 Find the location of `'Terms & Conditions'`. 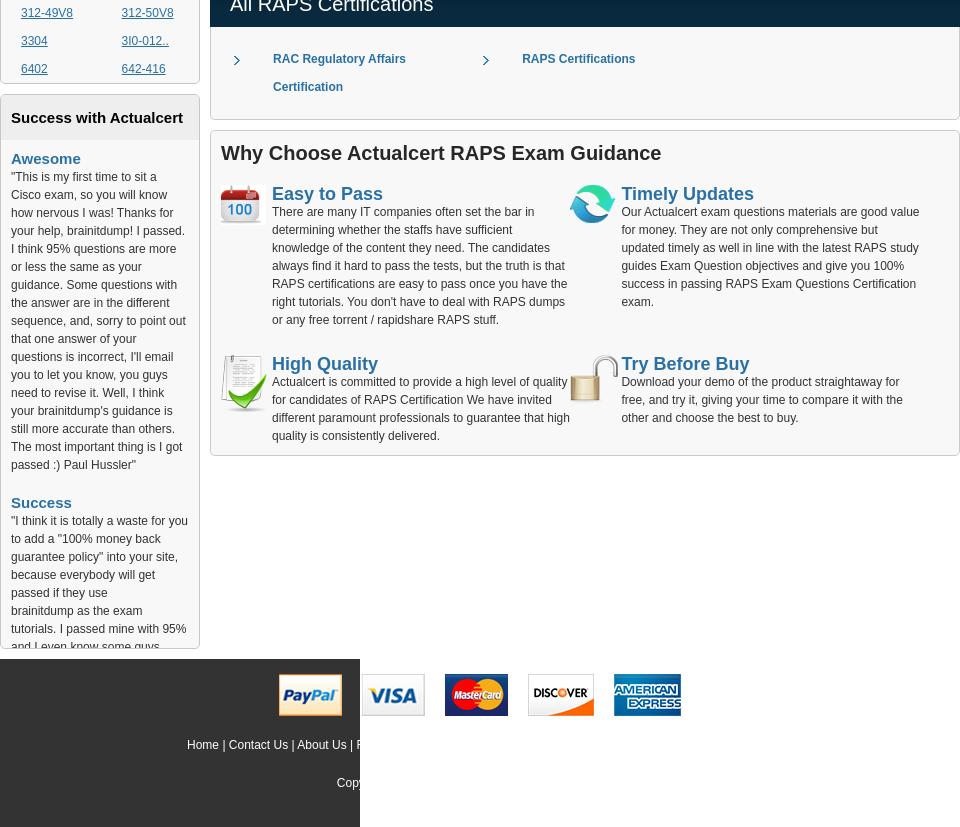

'Terms & Conditions' is located at coordinates (599, 743).